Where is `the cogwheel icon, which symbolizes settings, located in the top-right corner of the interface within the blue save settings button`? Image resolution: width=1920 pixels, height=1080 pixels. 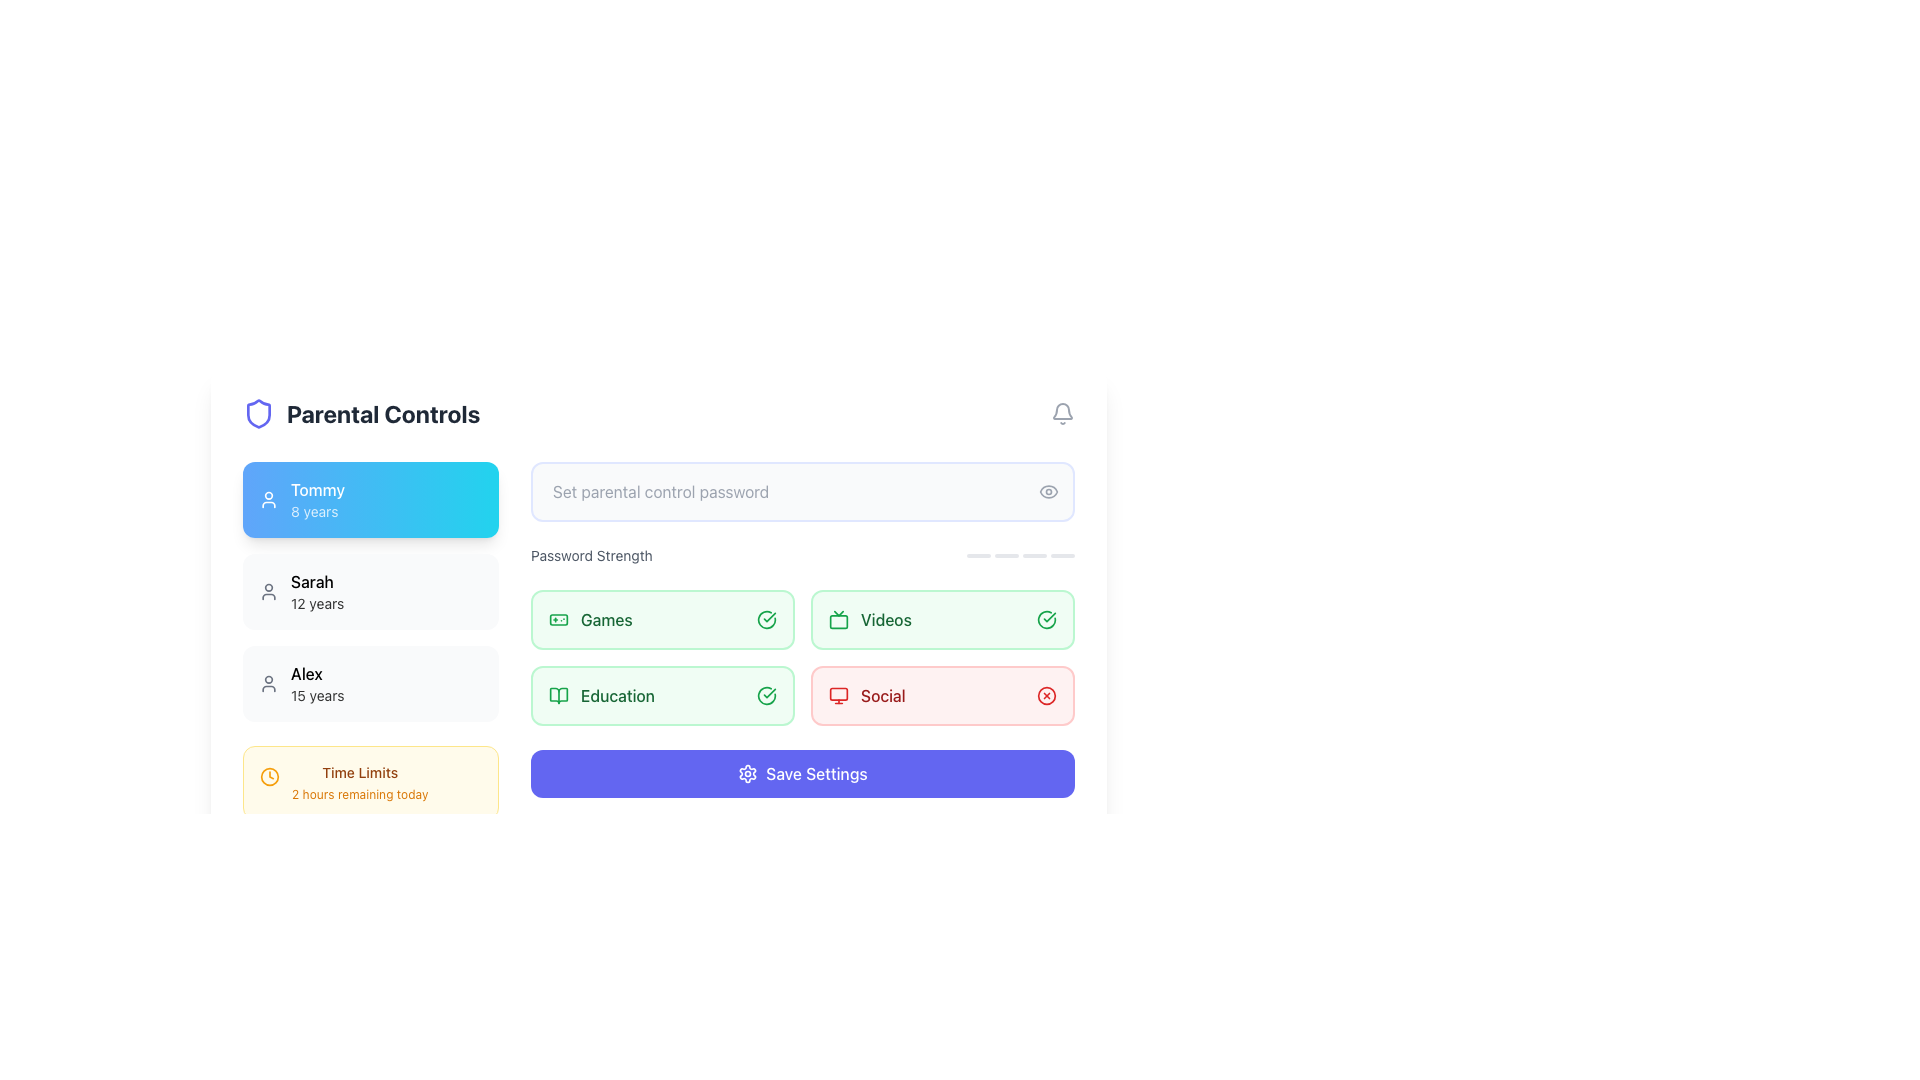
the cogwheel icon, which symbolizes settings, located in the top-right corner of the interface within the blue save settings button is located at coordinates (747, 773).